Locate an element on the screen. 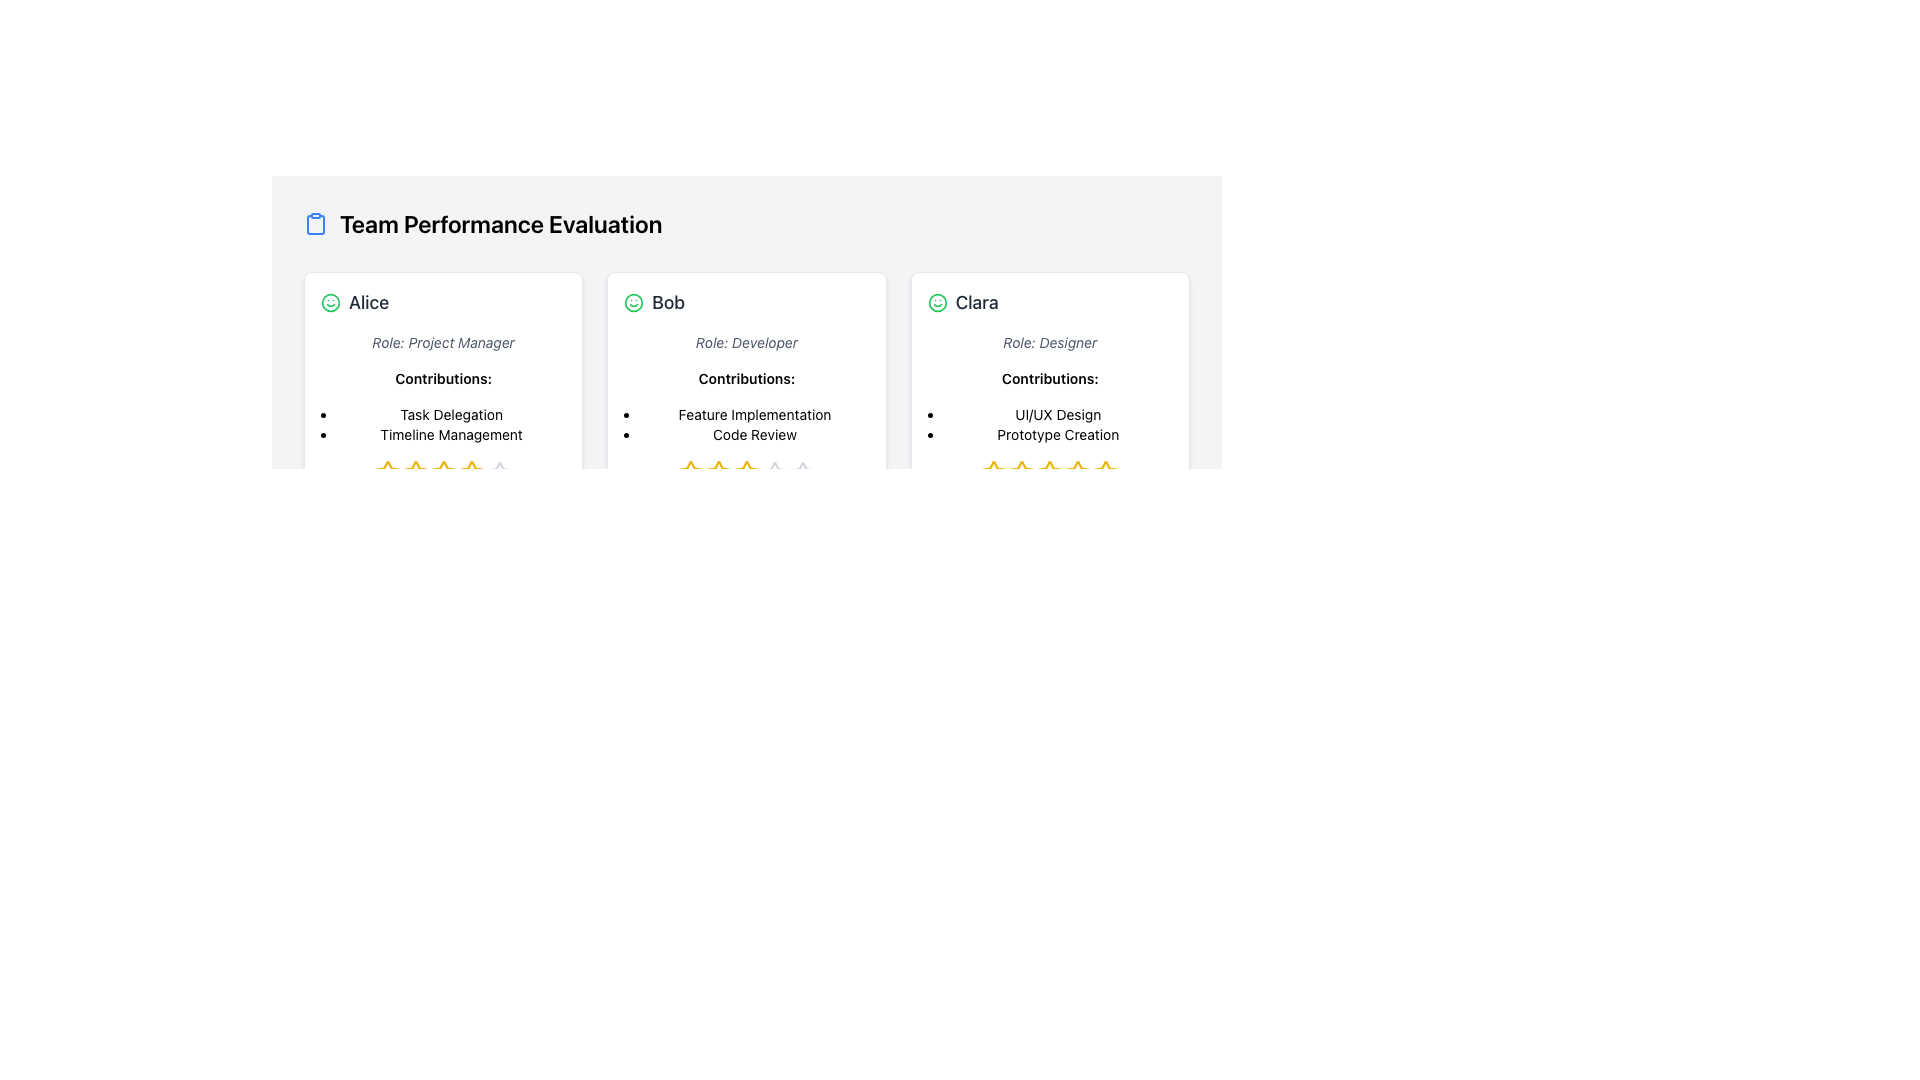 This screenshot has width=1920, height=1080. the third star icon in the rating component for 'Clara - Role: Designer', located below 'Contributions: UI/UX Design Prototype Creation' is located at coordinates (1022, 473).